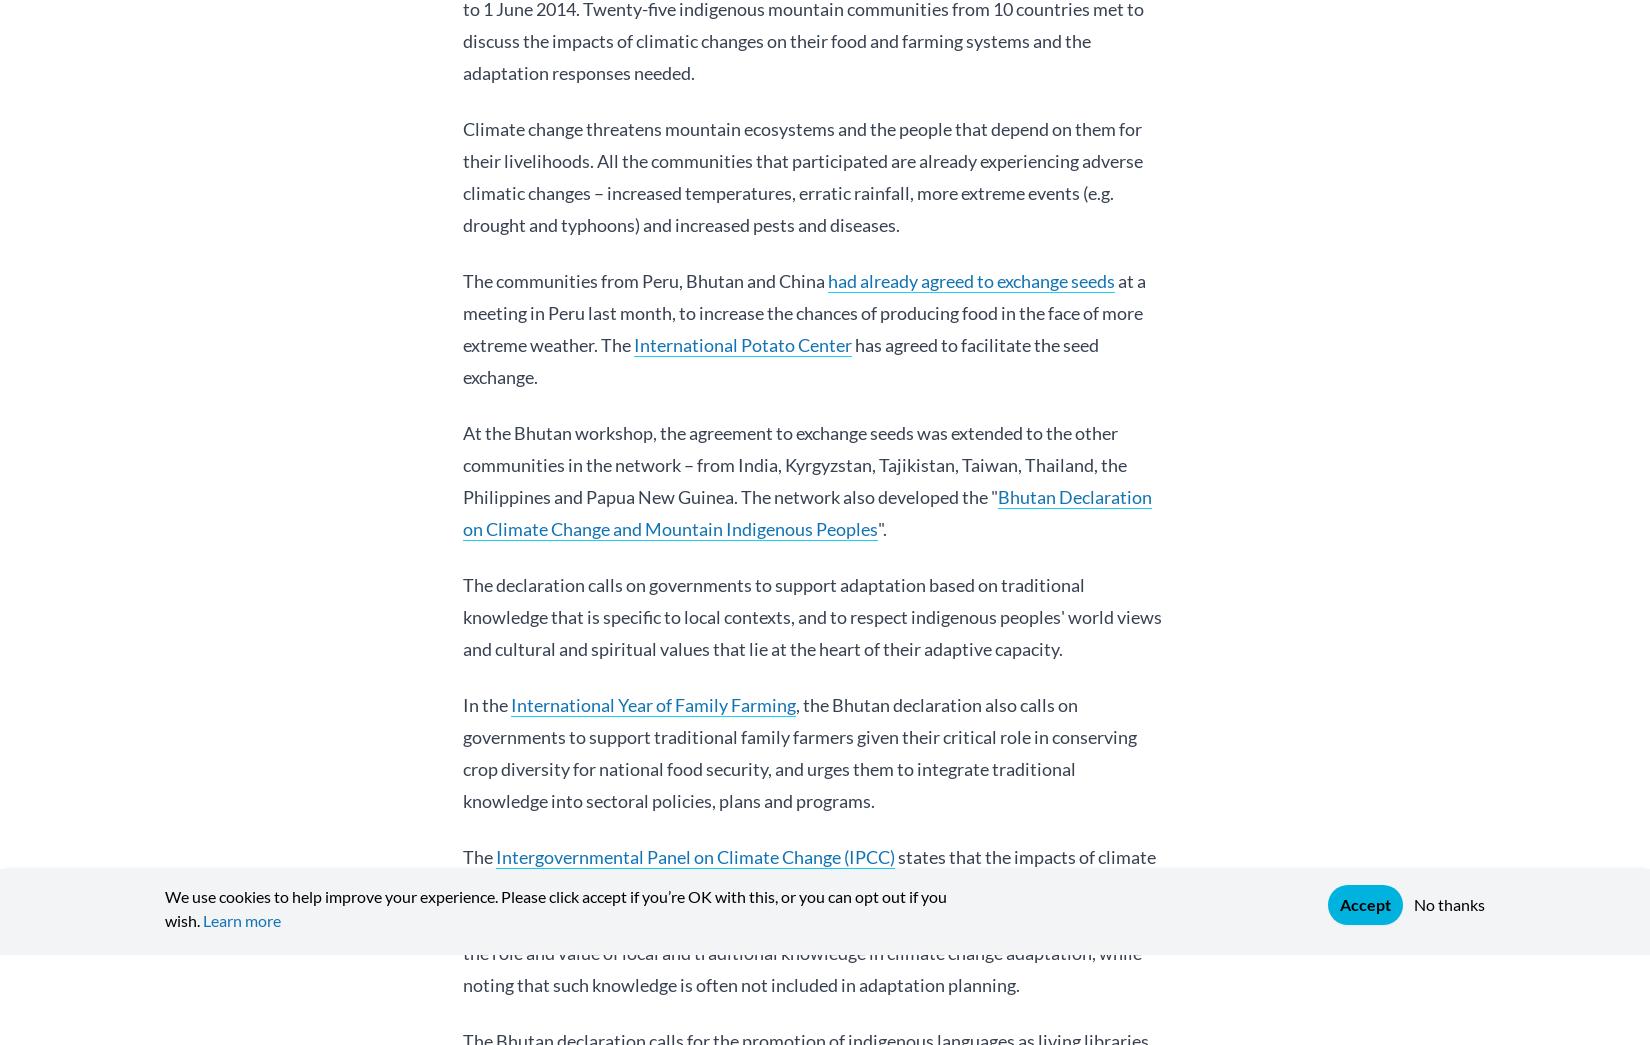  I want to click on 'Learn more', so click(242, 920).